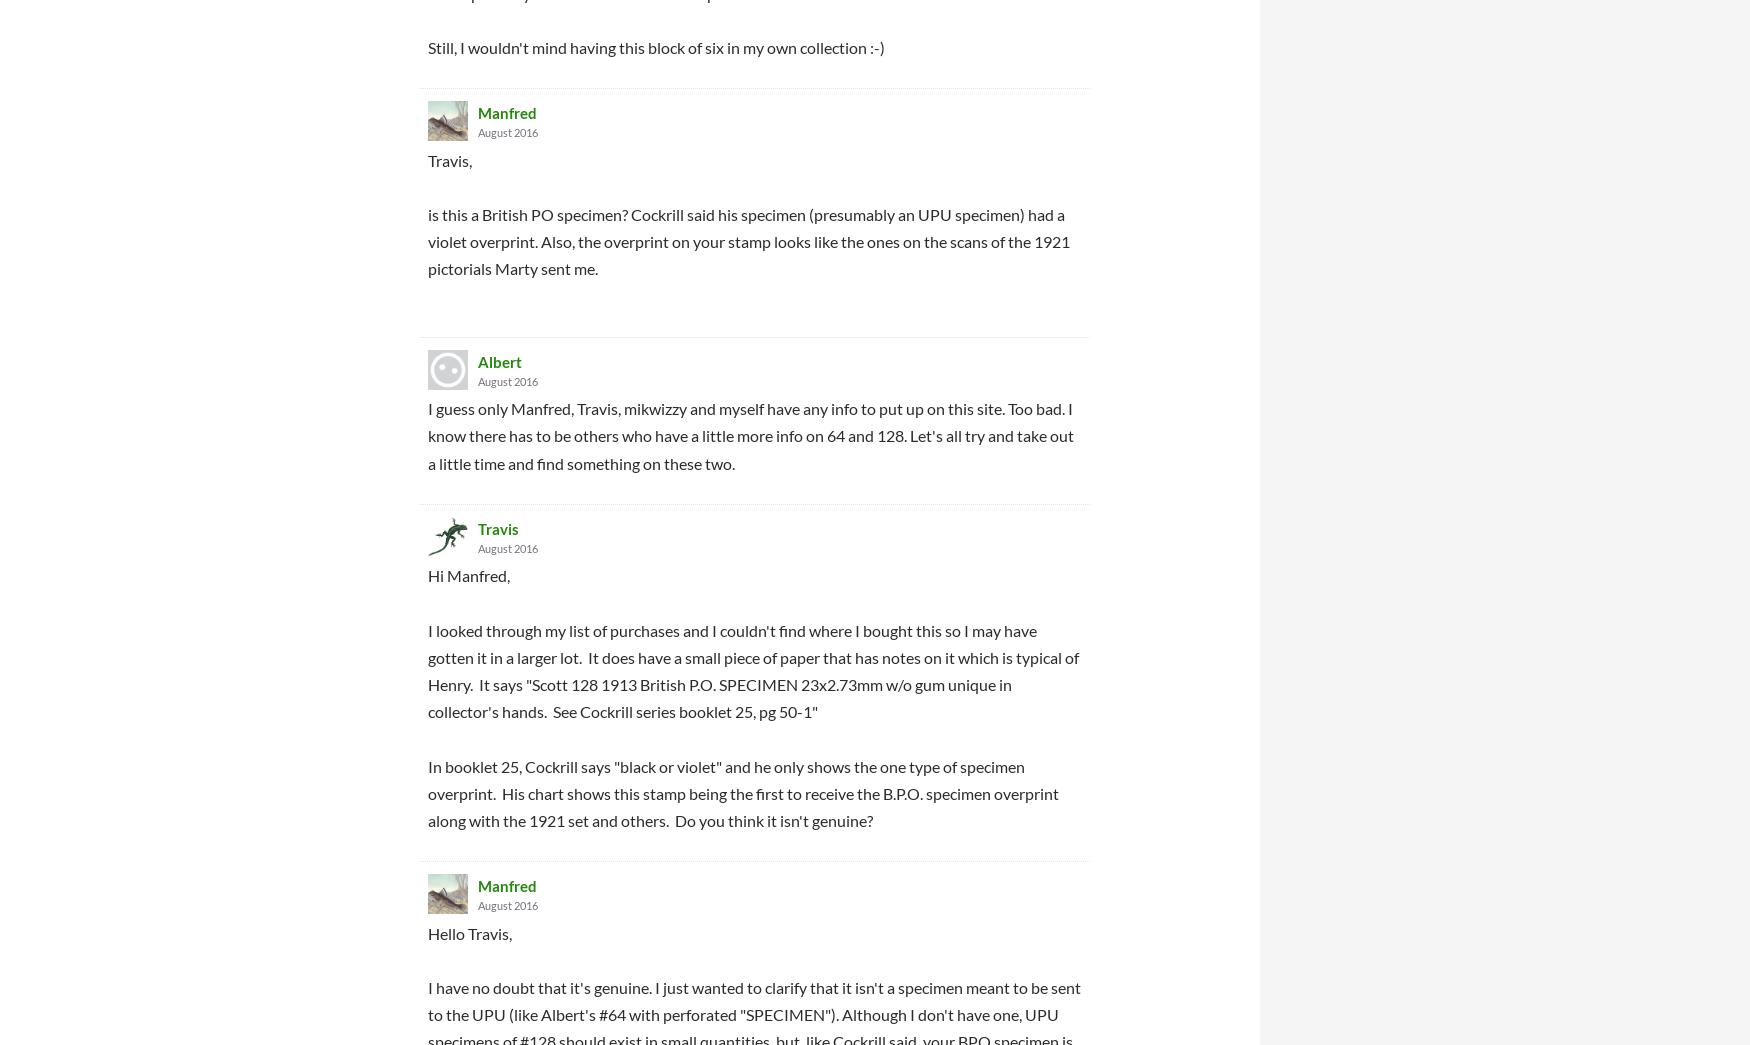 The width and height of the screenshot is (1750, 1045). Describe the element at coordinates (752, 670) in the screenshot. I see `'I looked through my list of purchases and I couldn't find where I bought this so I may have gotten it in a larger lot.  It does have a small piece of paper that has notes on it which is typical of Henry.  It says "Scott 128 1913 British P.O. SPECIMEN 23x2.73mm w/o gum unique in collector's hands.  See Cockrill series booklet 25, pg 50-1"'` at that location.